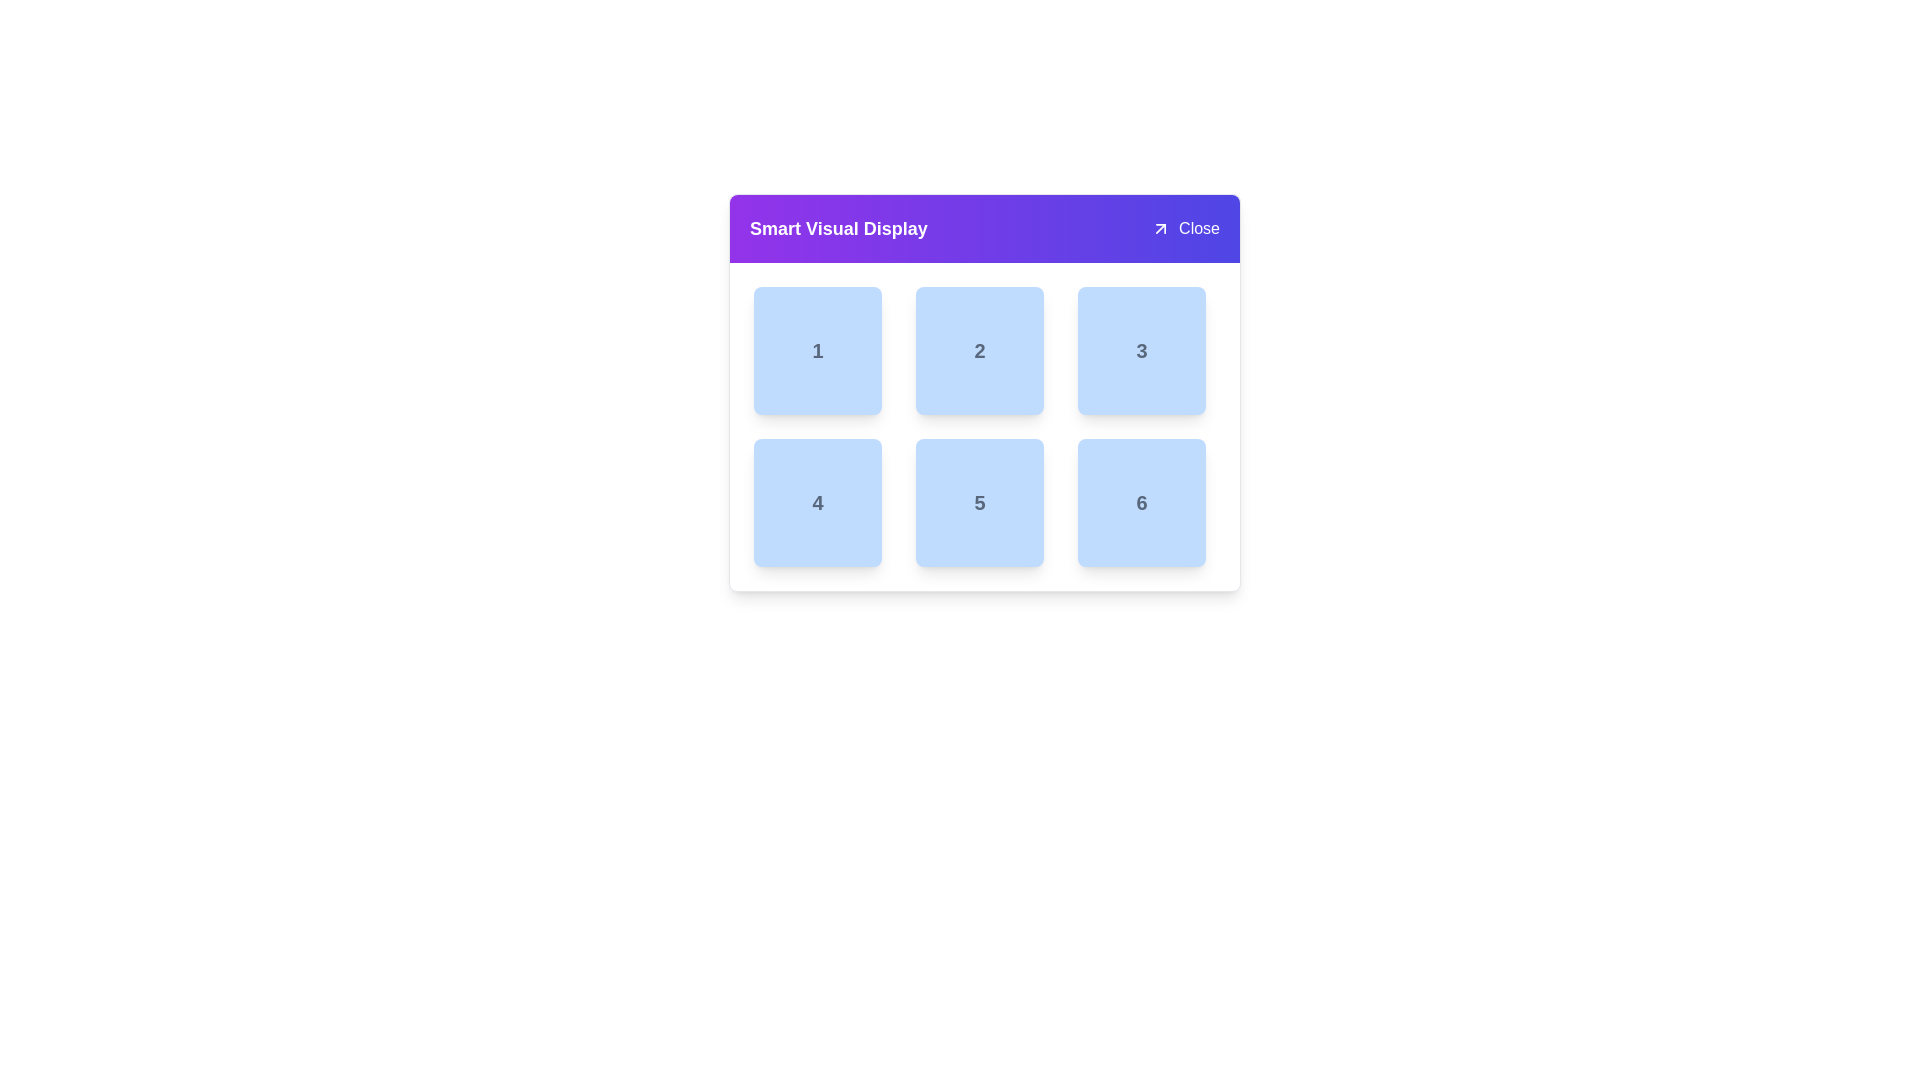  What do you see at coordinates (817, 501) in the screenshot?
I see `the bold numeral '4' displayed in a gray font within the light-blue rectangular box located in the second row and first column of the grid` at bounding box center [817, 501].